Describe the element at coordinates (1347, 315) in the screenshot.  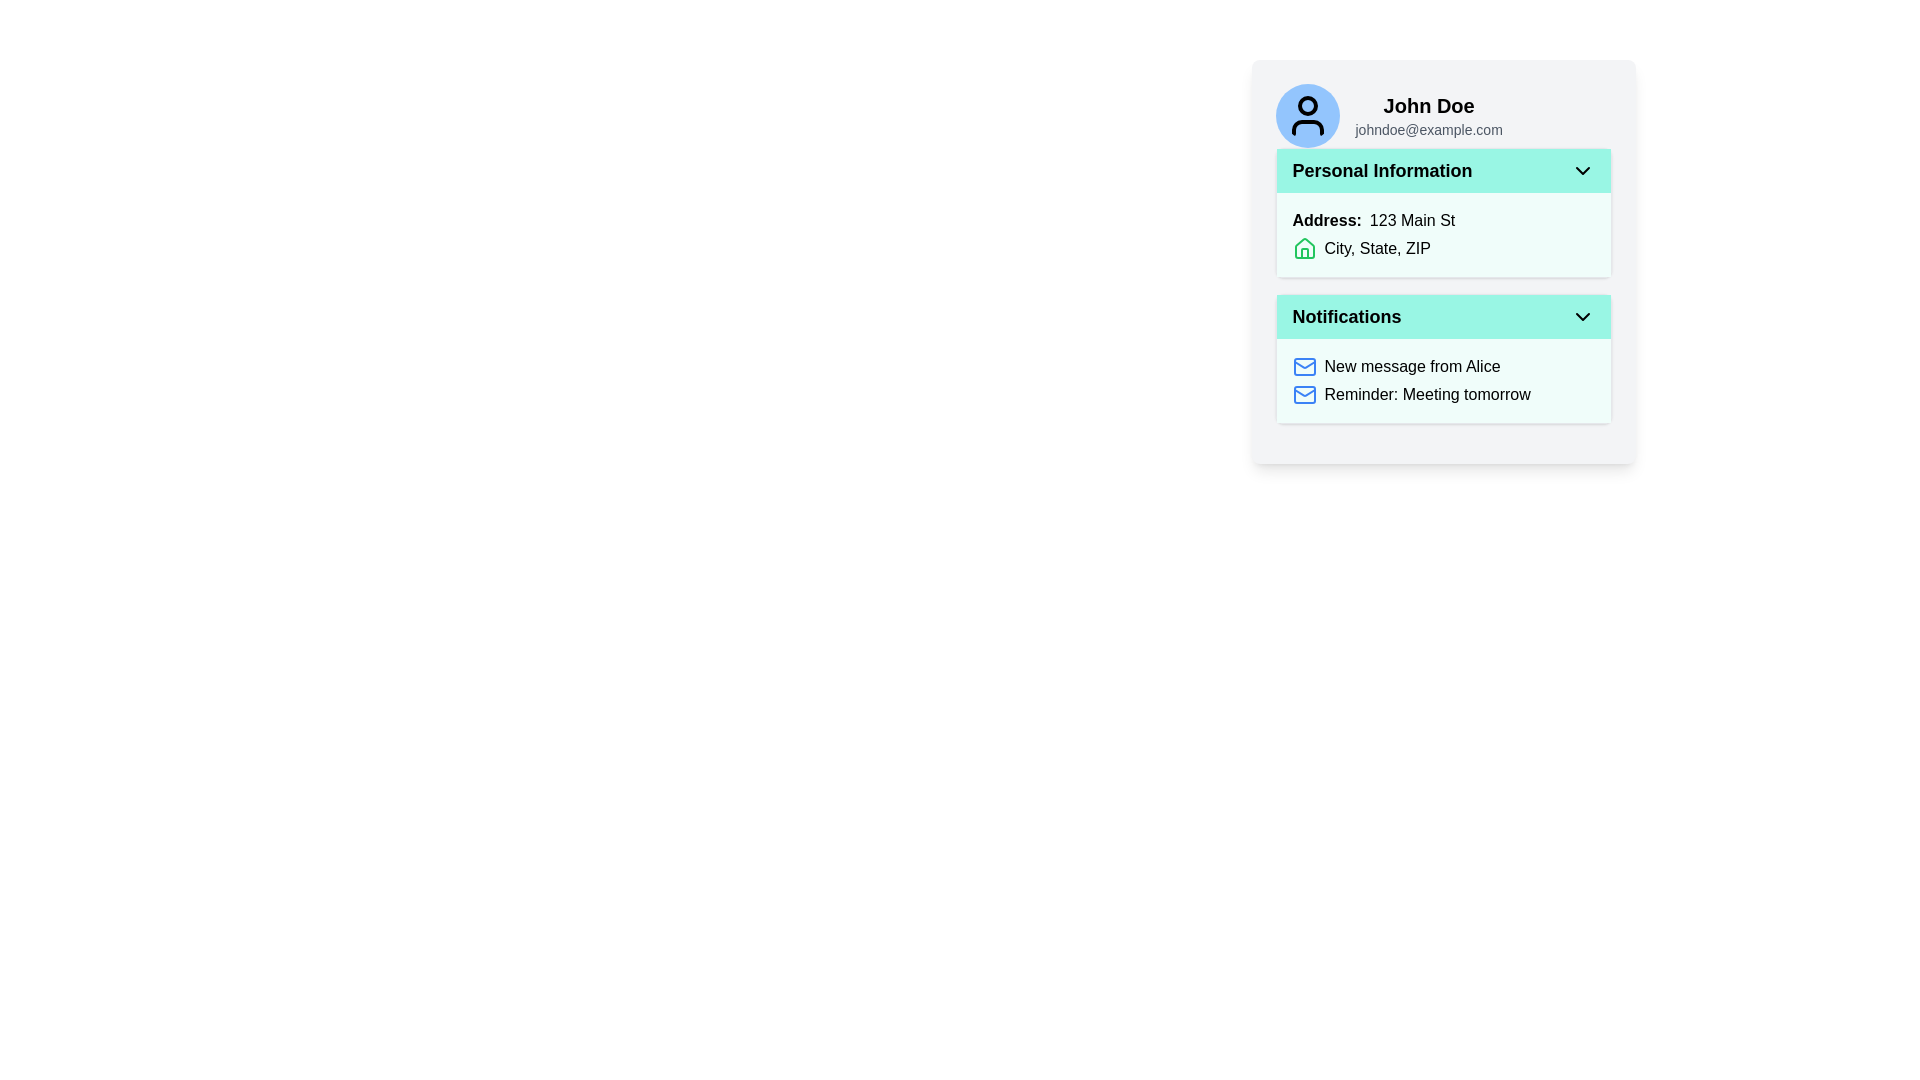
I see `the text label 'Notifications' displayed in bold font within the teal-colored bar, which serves as a section header` at that location.